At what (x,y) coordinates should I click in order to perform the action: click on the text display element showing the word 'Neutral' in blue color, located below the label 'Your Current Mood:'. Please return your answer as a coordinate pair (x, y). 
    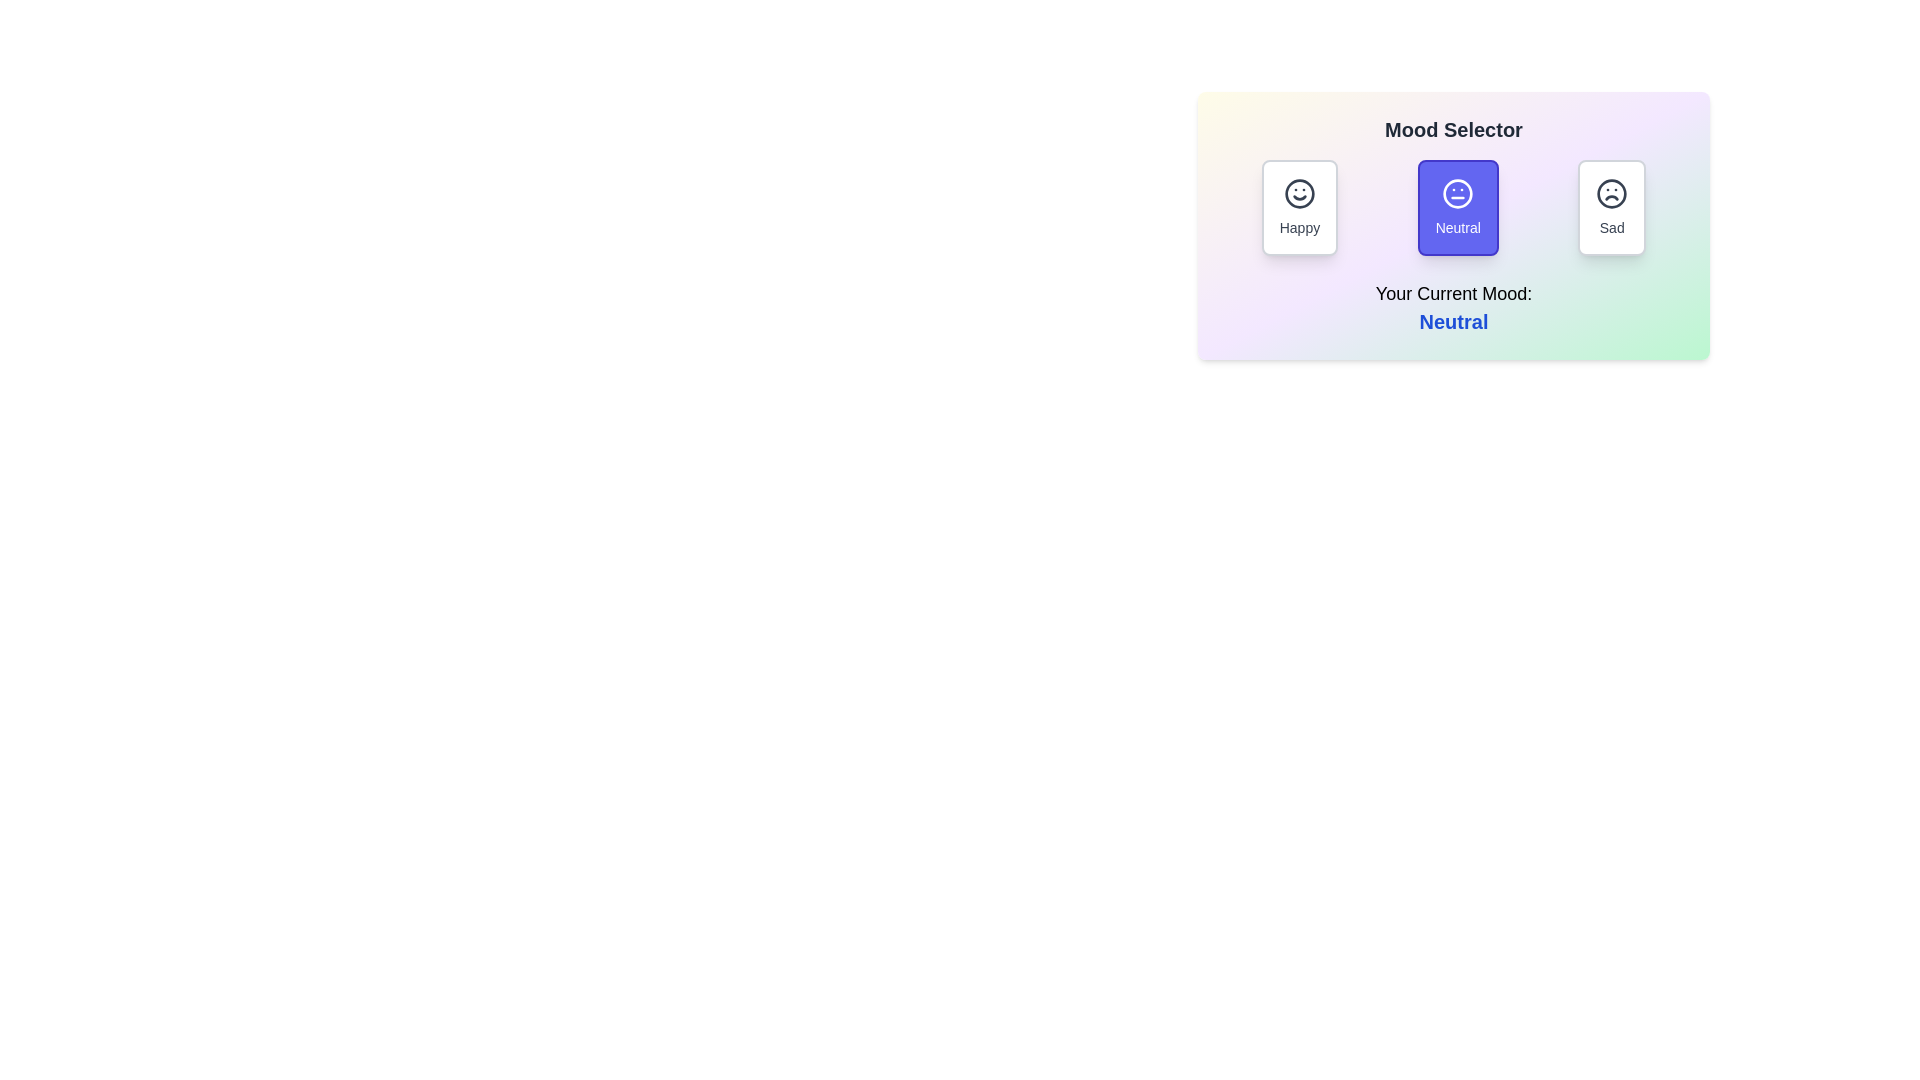
    Looking at the image, I should click on (1454, 320).